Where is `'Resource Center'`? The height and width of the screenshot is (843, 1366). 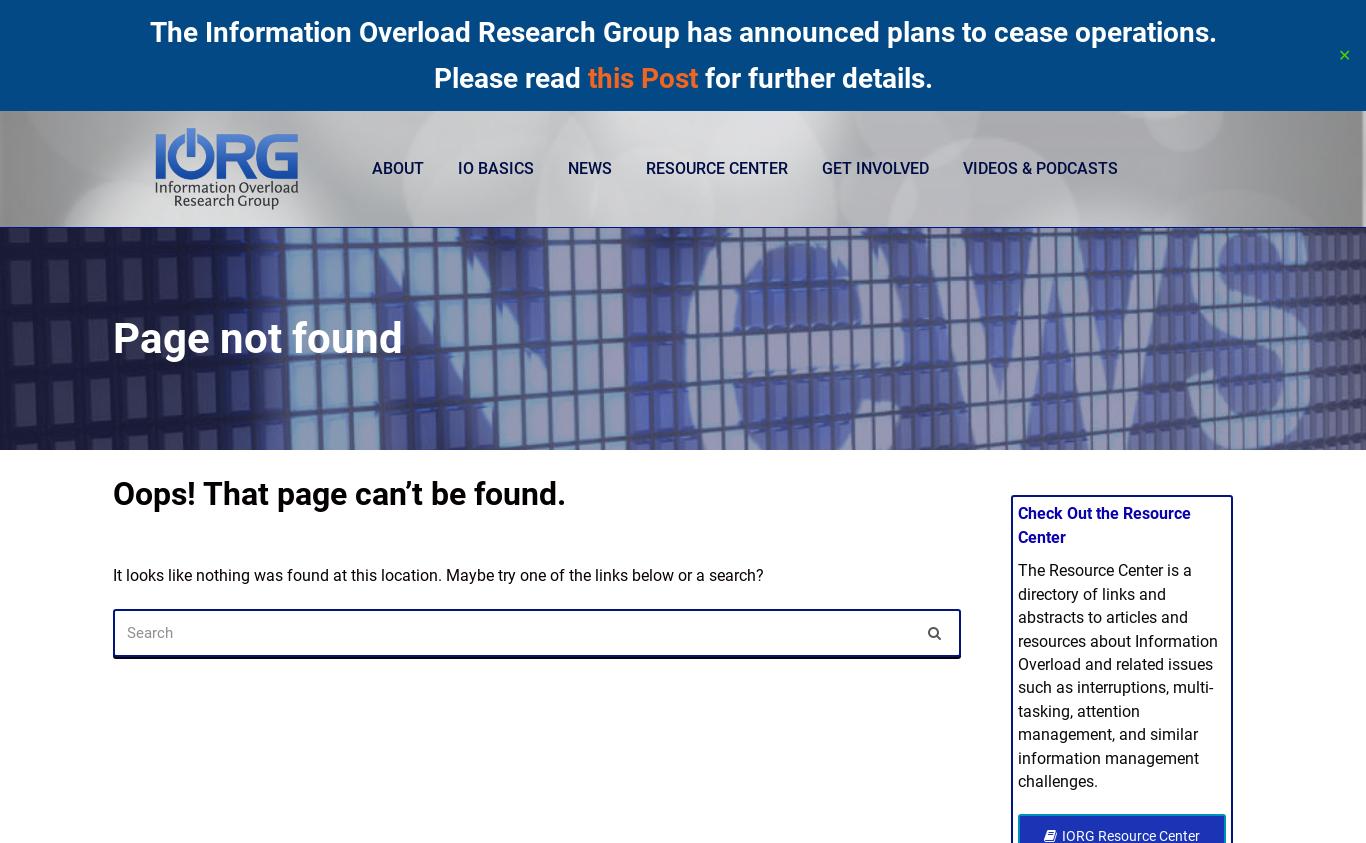
'Resource Center' is located at coordinates (716, 167).